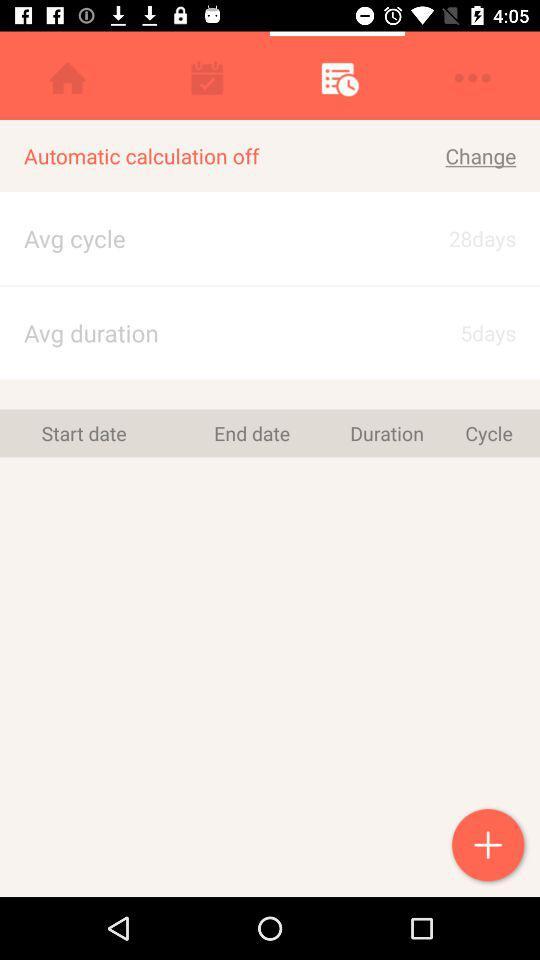 The image size is (540, 960). I want to click on the item next to end date app, so click(83, 433).